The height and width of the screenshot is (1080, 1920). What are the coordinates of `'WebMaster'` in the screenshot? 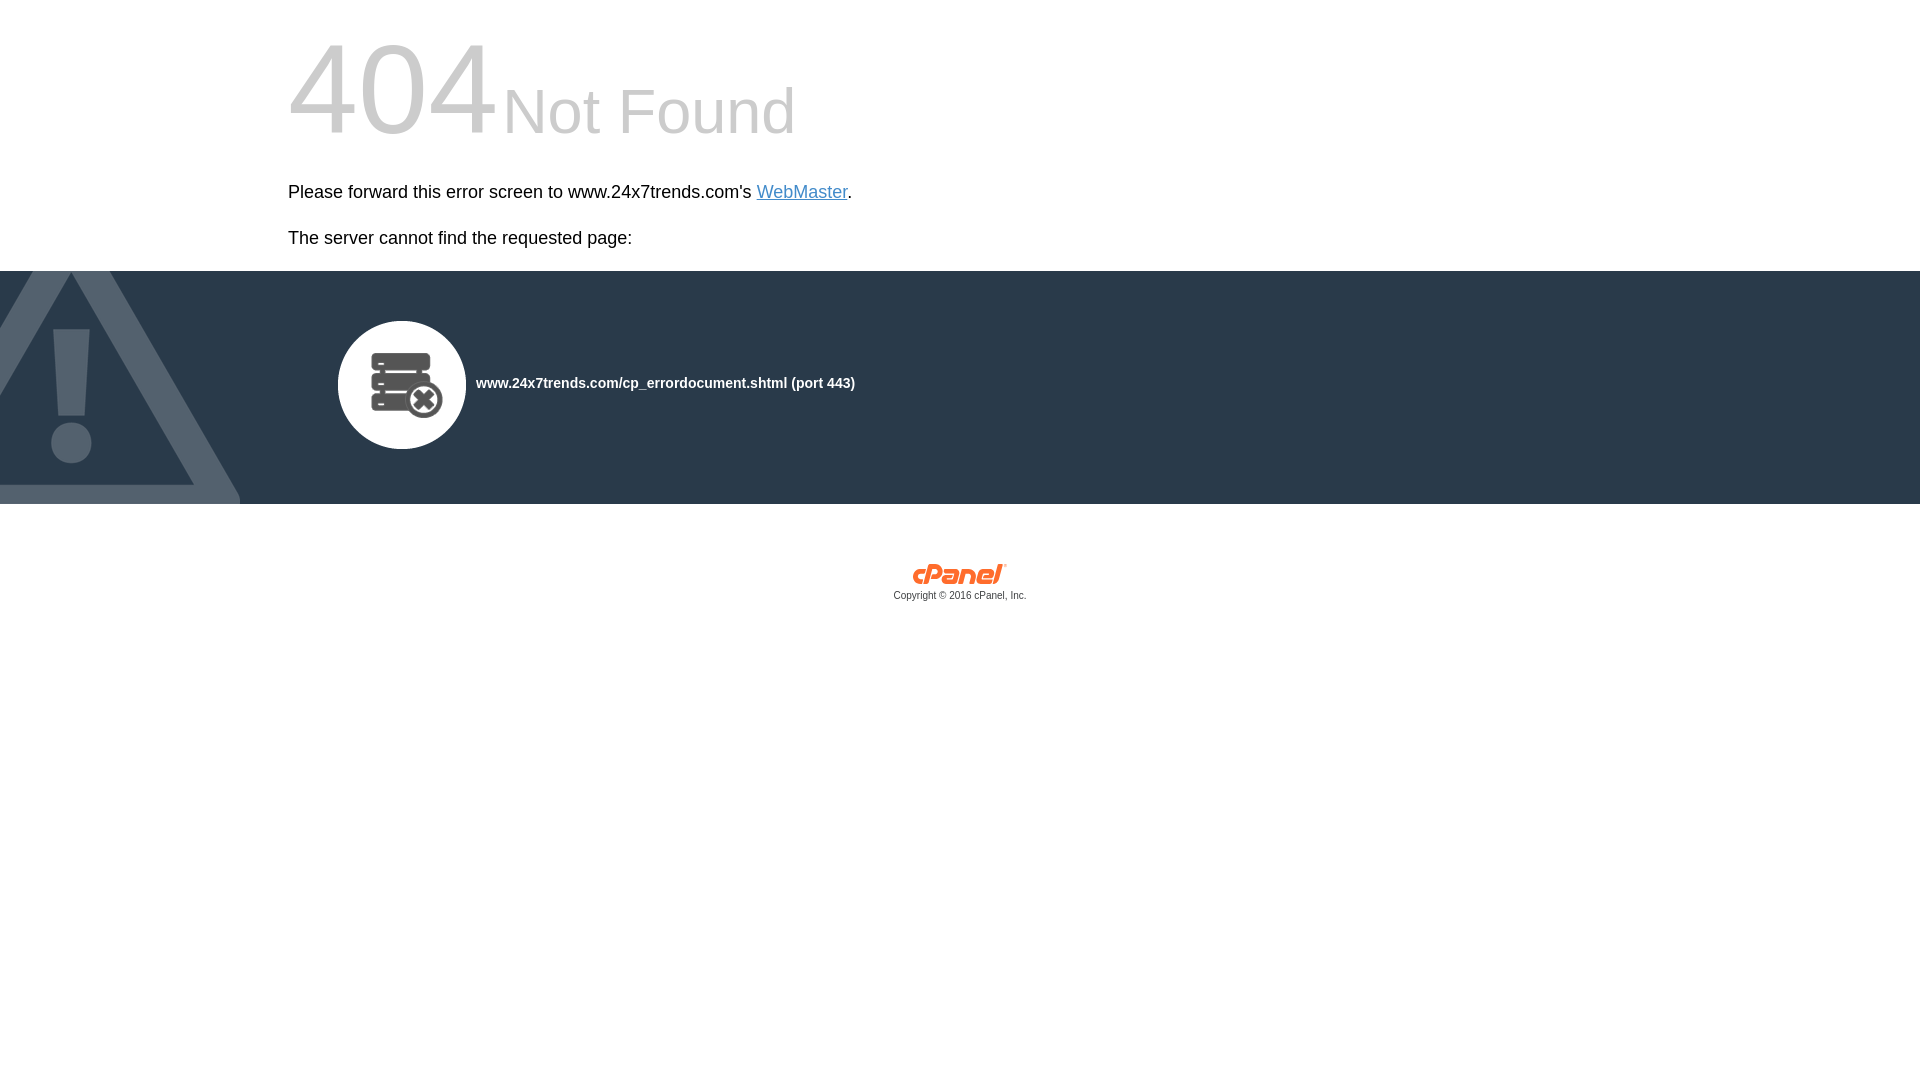 It's located at (802, 192).